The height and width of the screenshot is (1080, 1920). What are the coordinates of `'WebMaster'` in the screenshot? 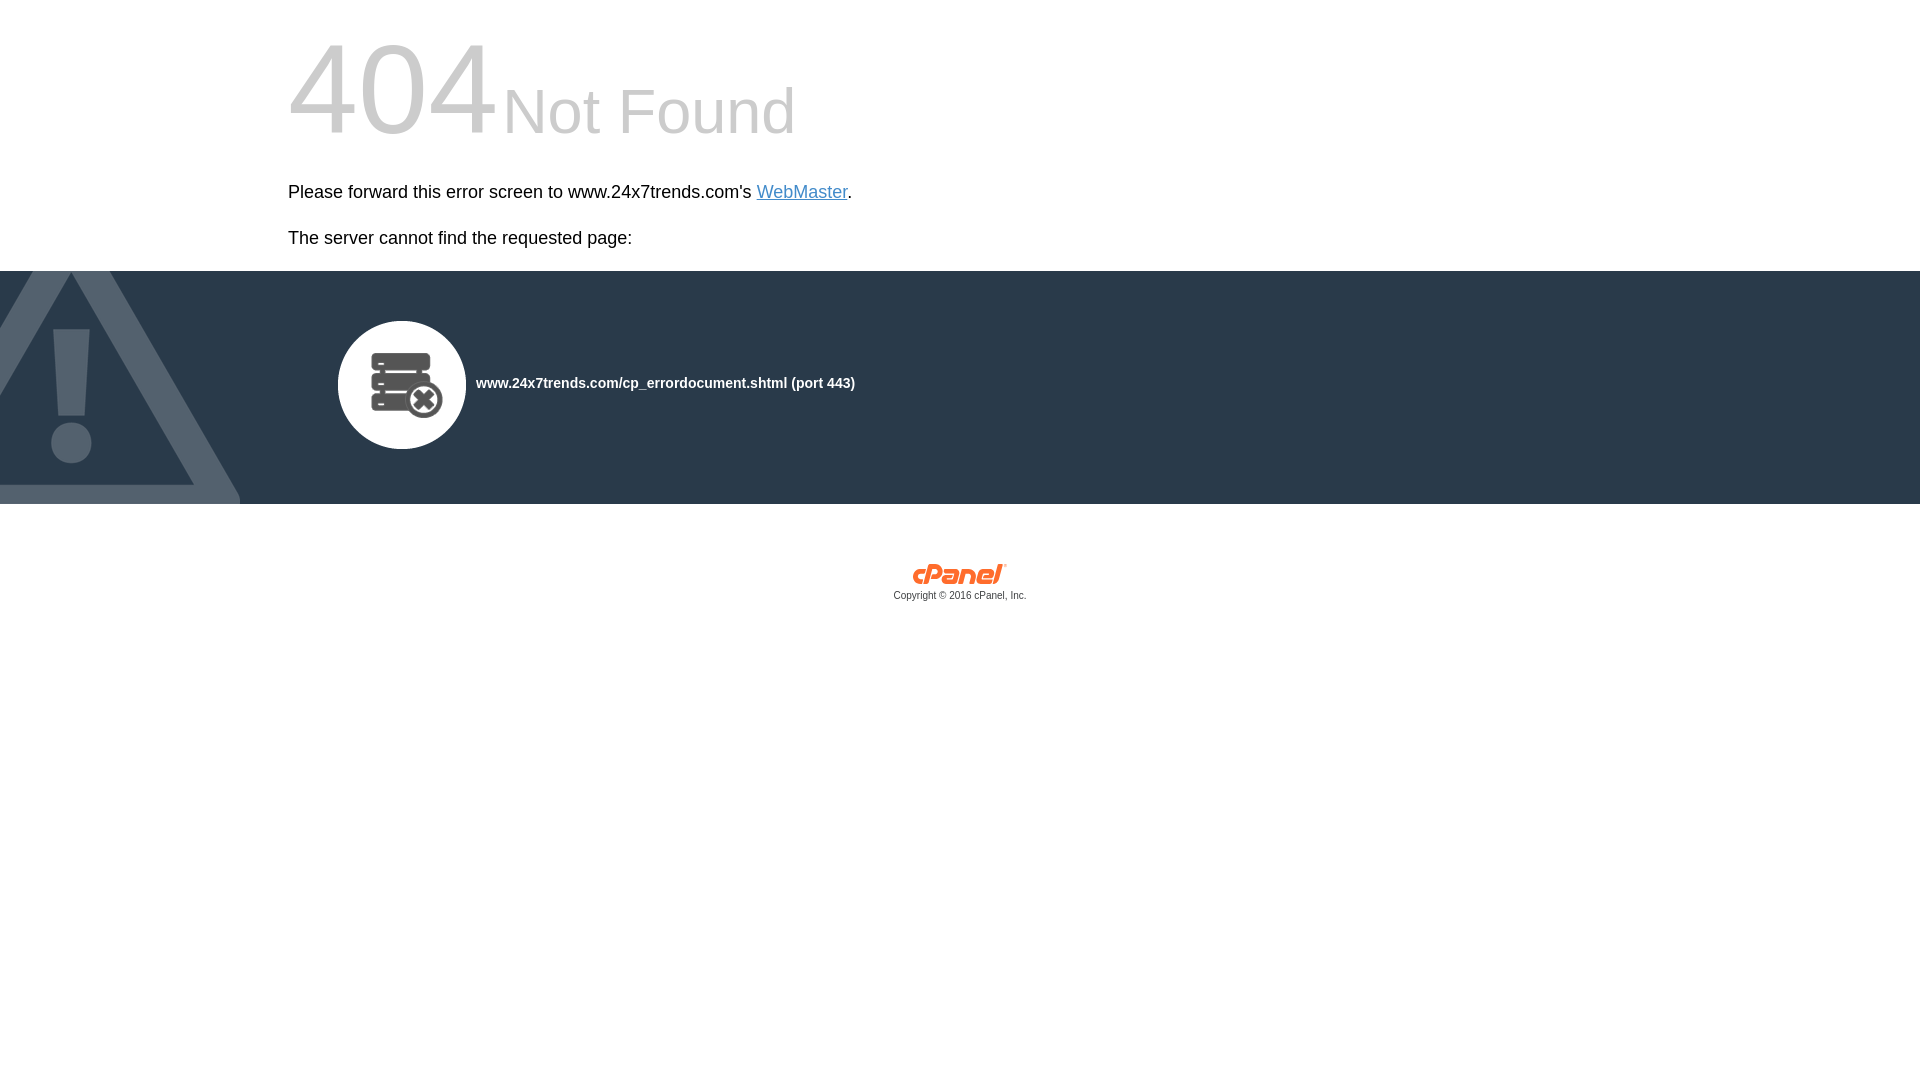 It's located at (802, 192).